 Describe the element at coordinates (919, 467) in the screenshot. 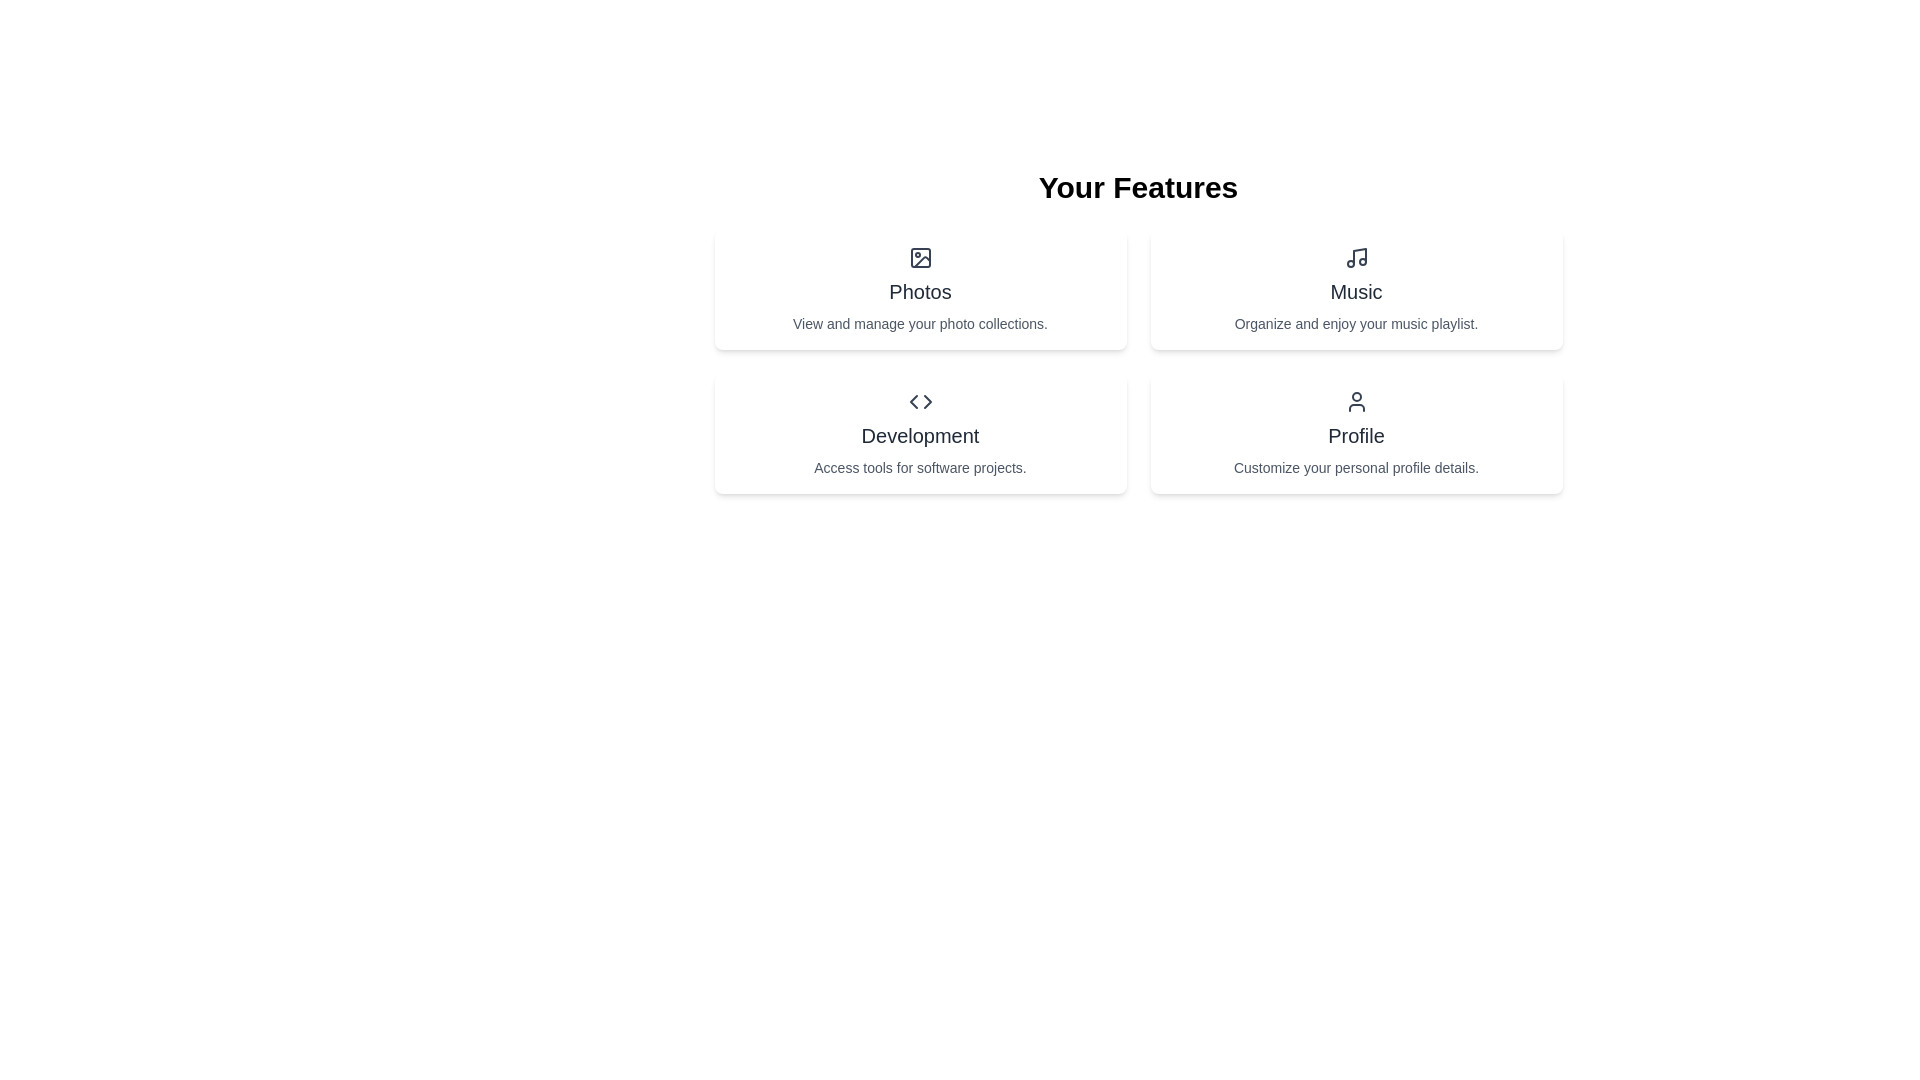

I see `the text box that provides additional information regarding the 'Development' section, located at the bottom of the 'Development' panel in the lower left quadrant of the features grid layout` at that location.